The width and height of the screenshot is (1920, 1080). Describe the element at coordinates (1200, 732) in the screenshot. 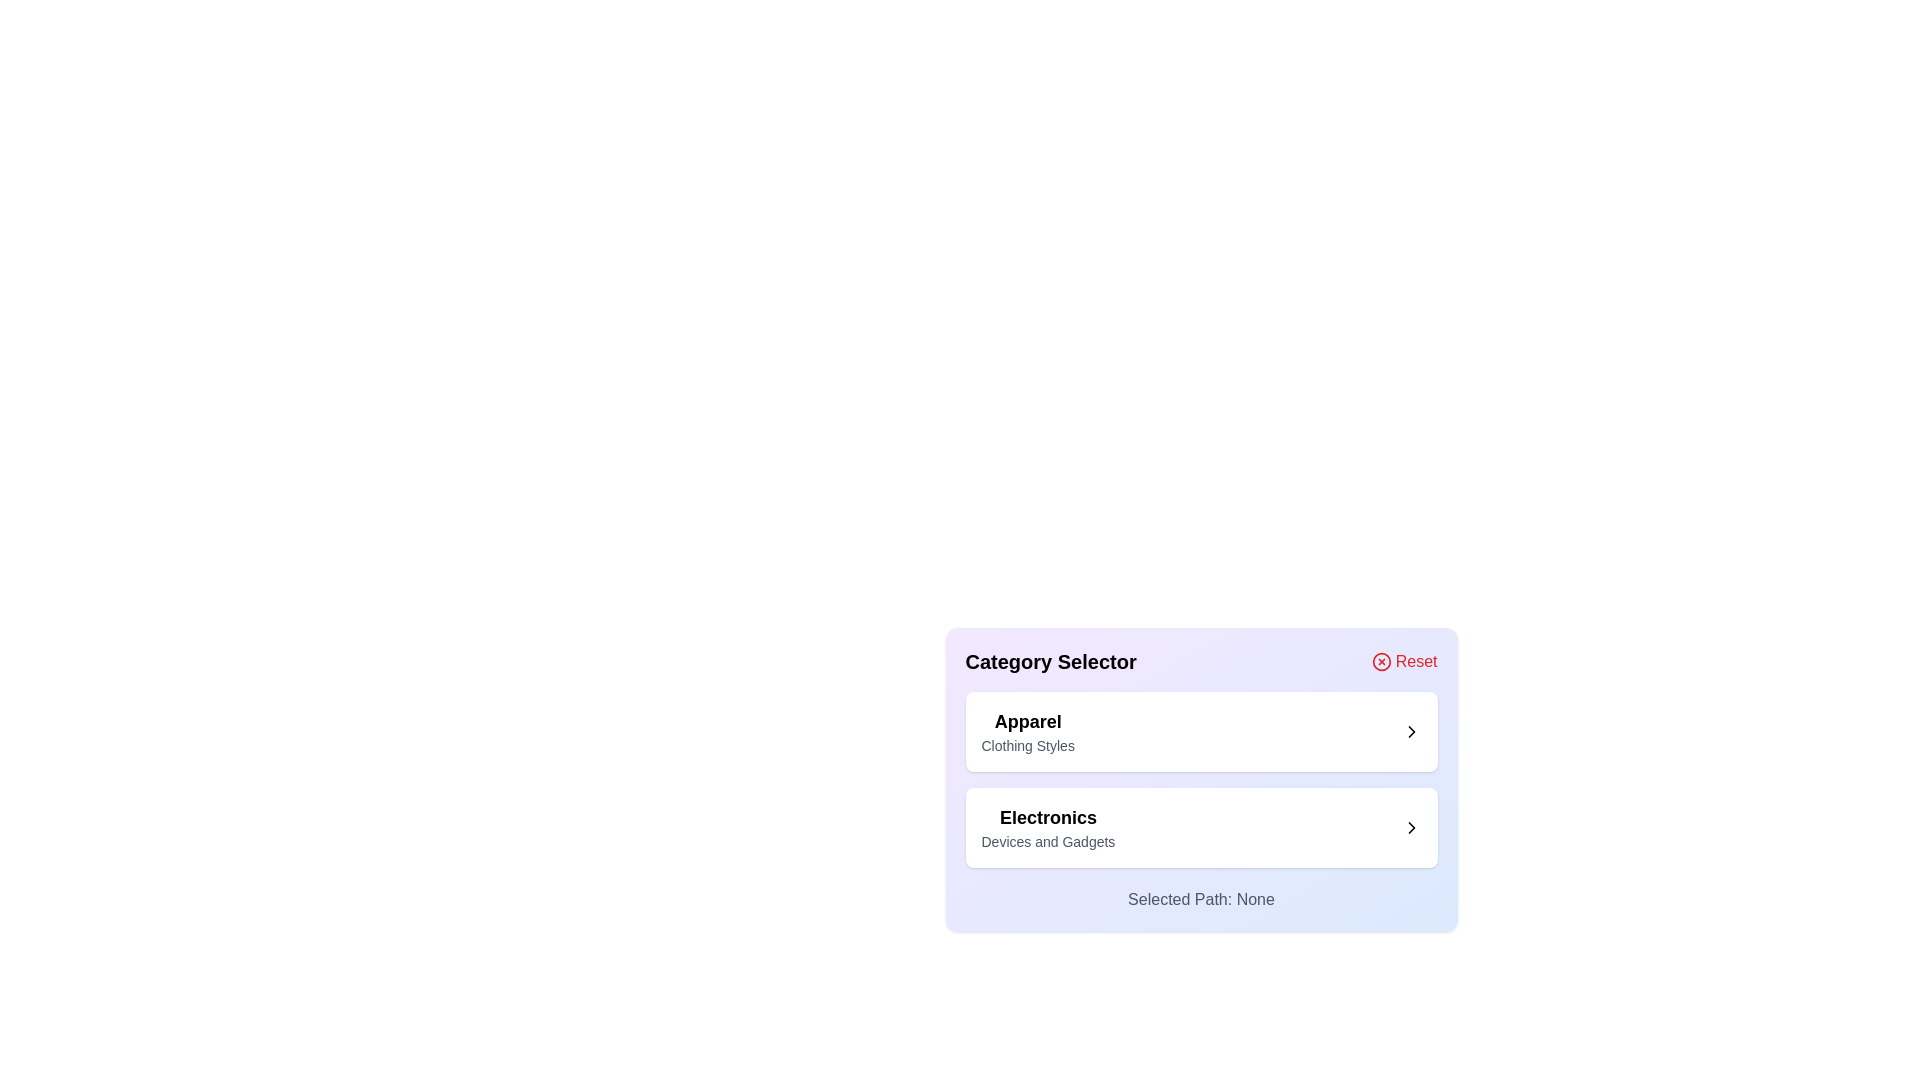

I see `the interactive list item labeled 'Apparel' with navigation` at that location.